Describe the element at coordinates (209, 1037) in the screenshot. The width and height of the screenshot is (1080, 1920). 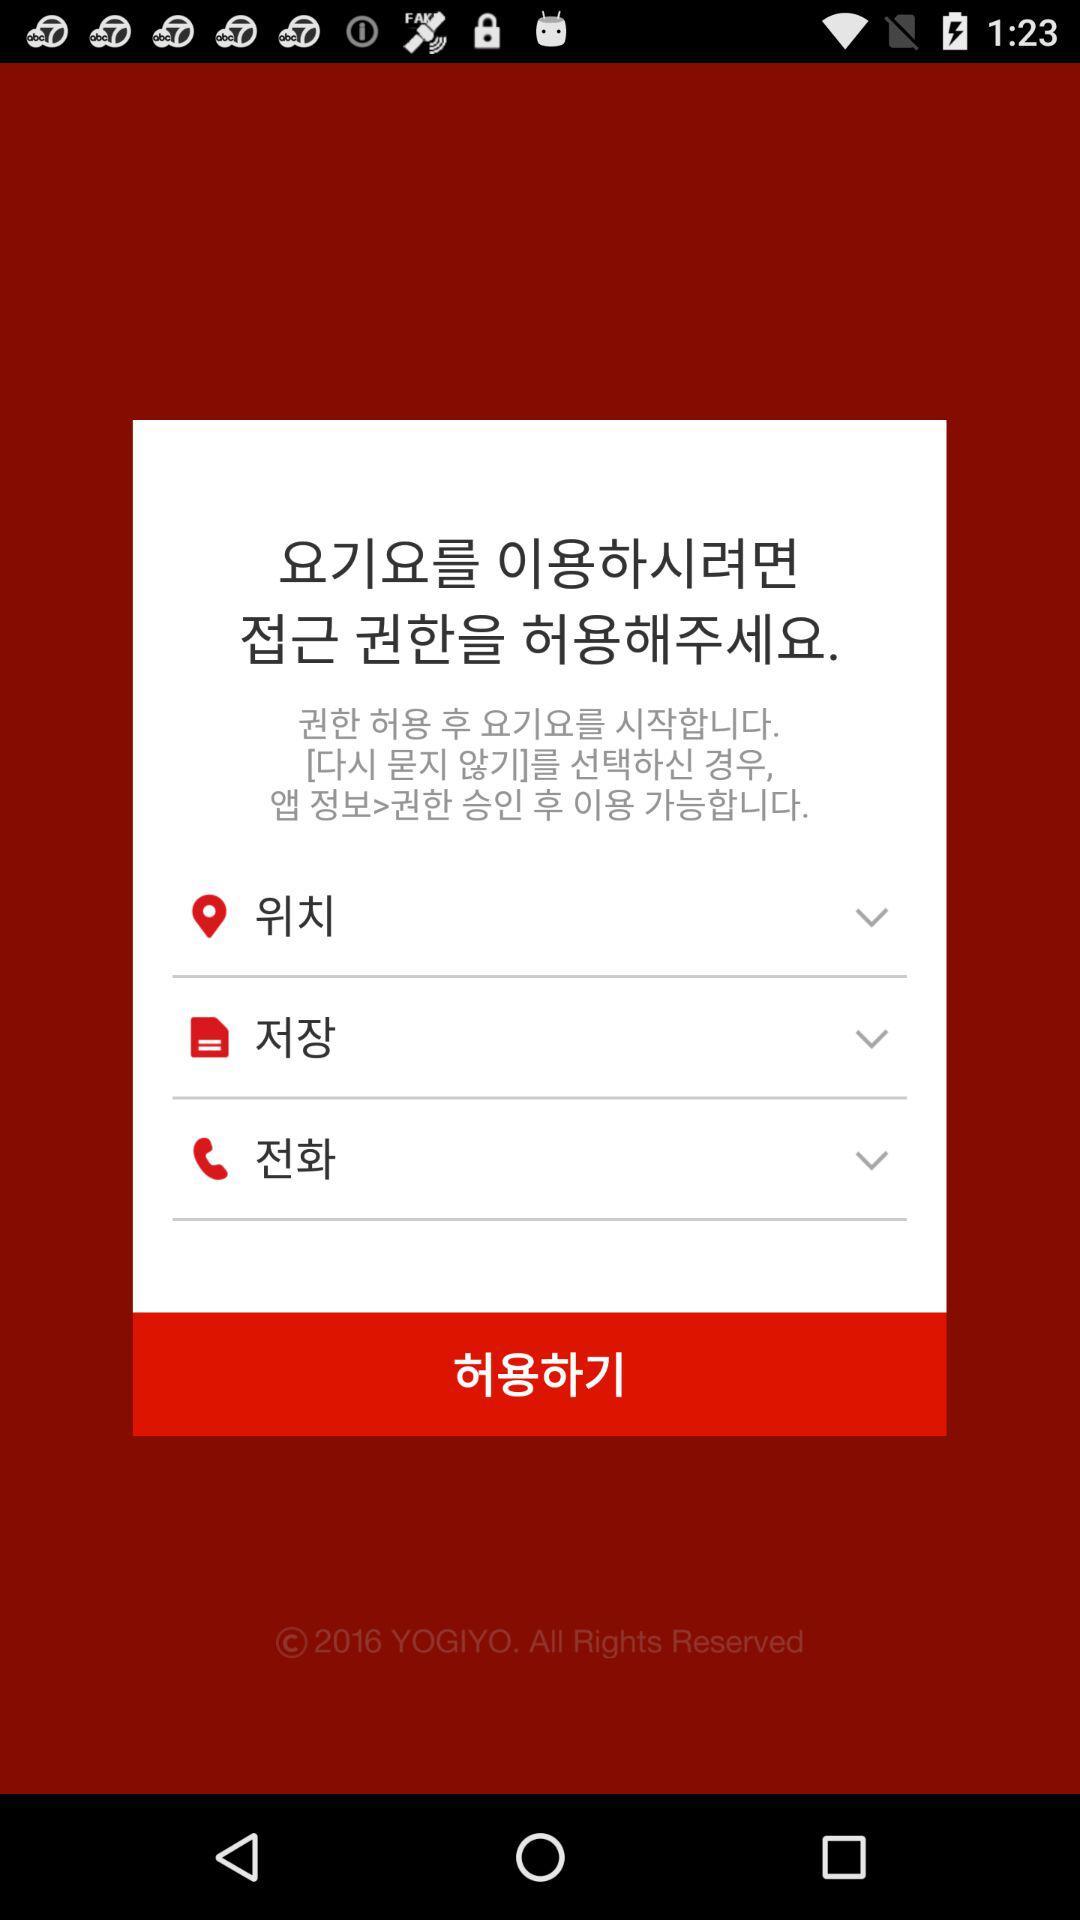
I see `document icon` at that location.